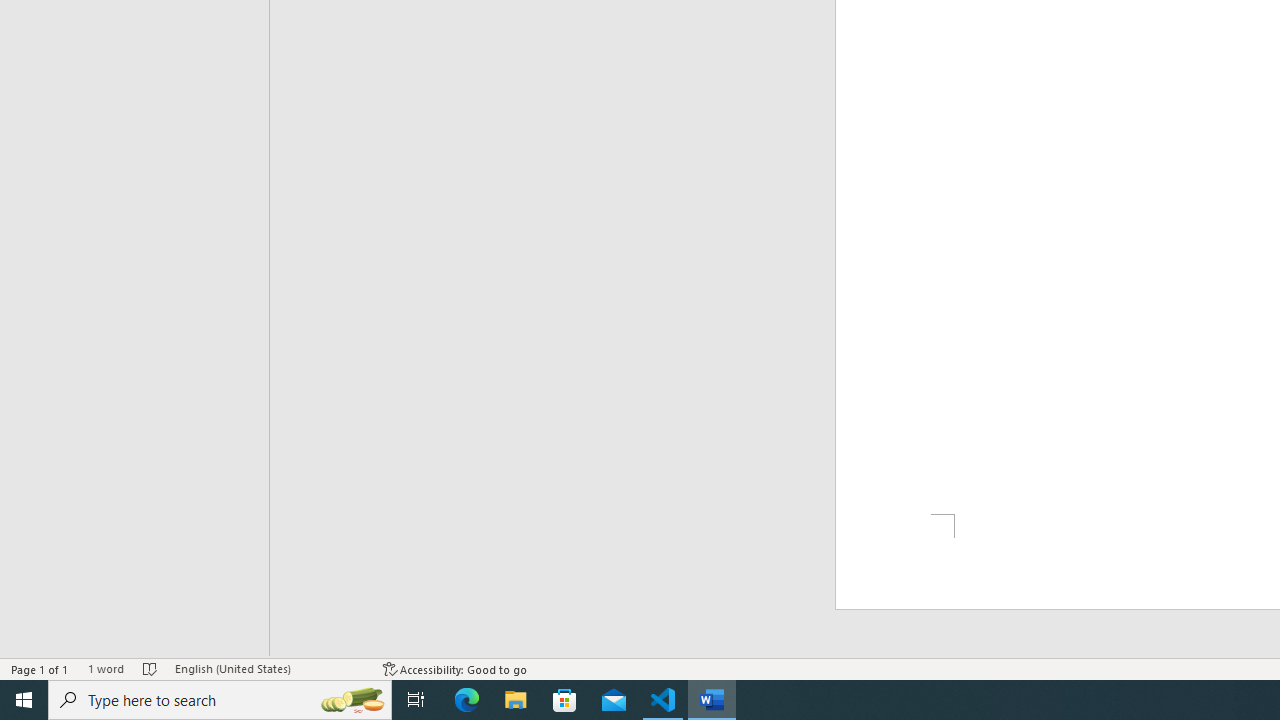  I want to click on 'Visual Studio Code - 1 running window', so click(663, 698).